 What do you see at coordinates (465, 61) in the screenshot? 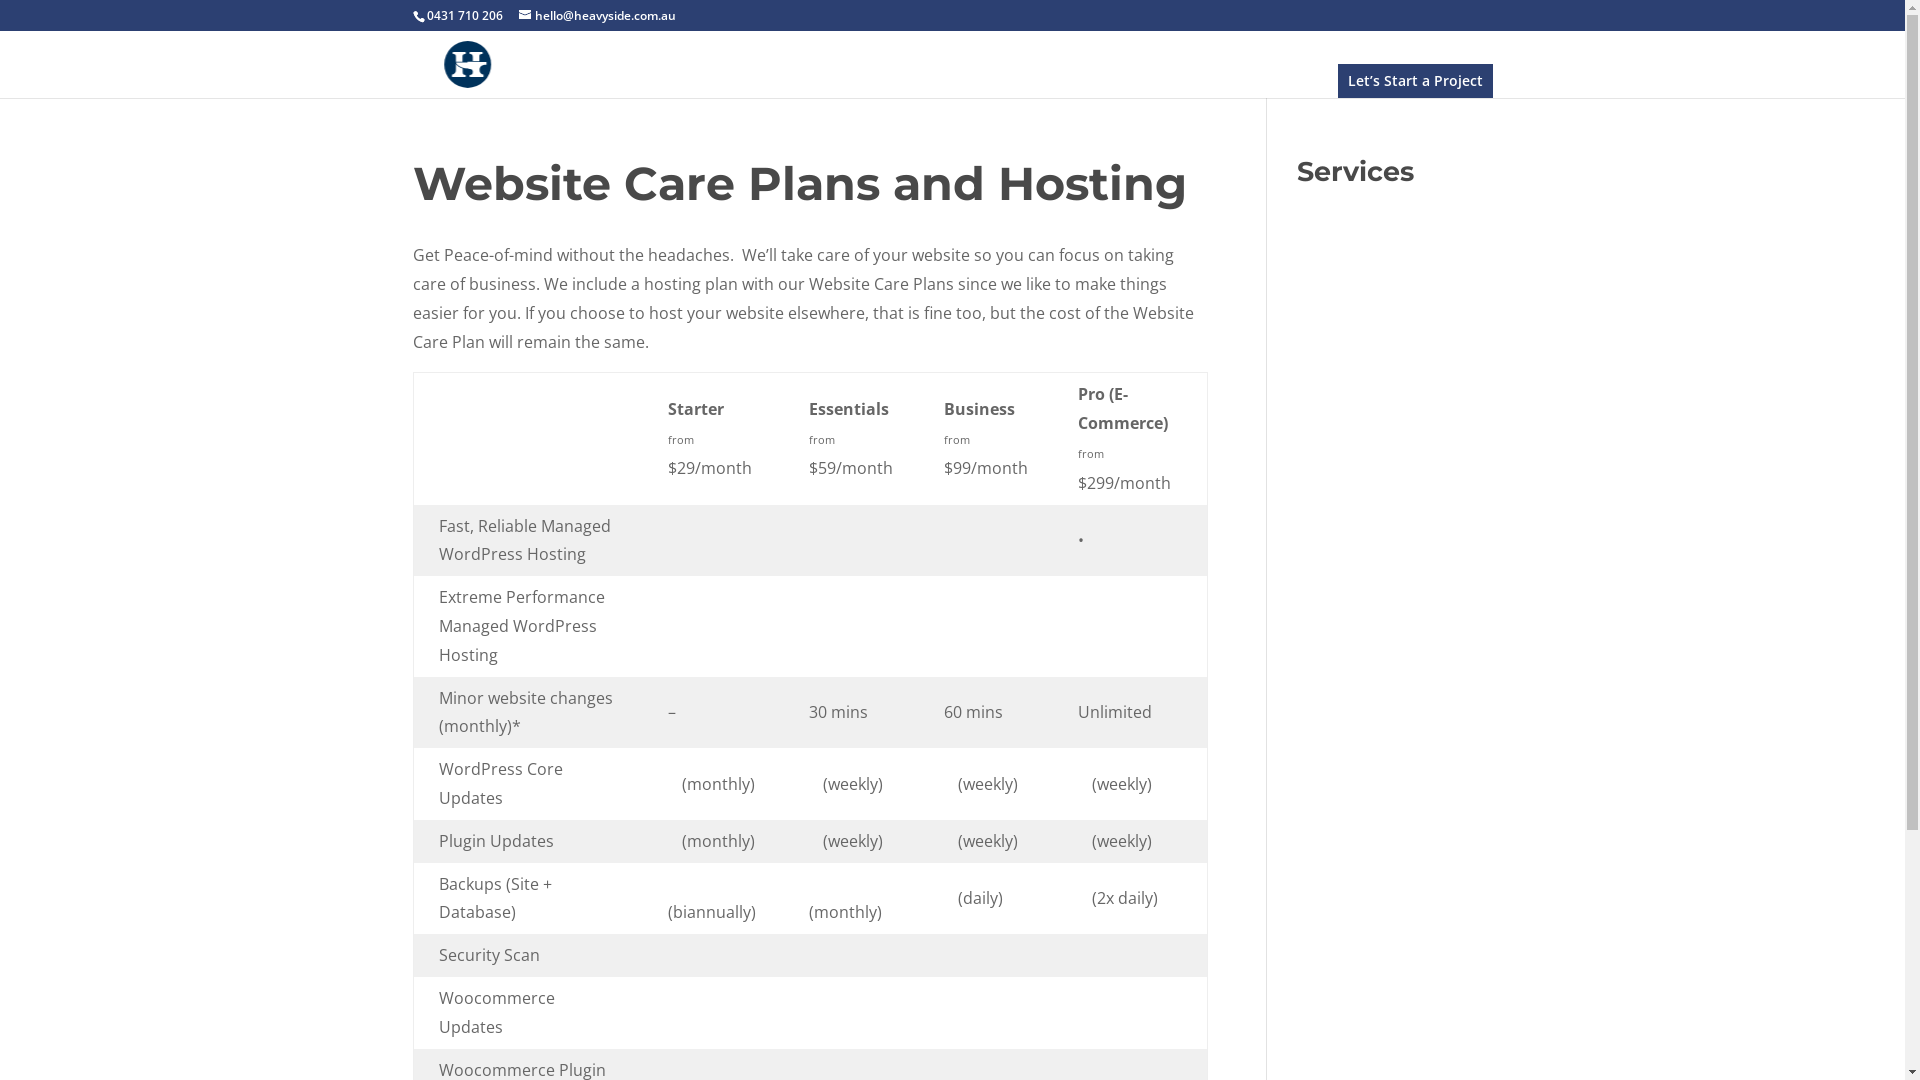
I see `'Heavyside Digital Development'` at bounding box center [465, 61].